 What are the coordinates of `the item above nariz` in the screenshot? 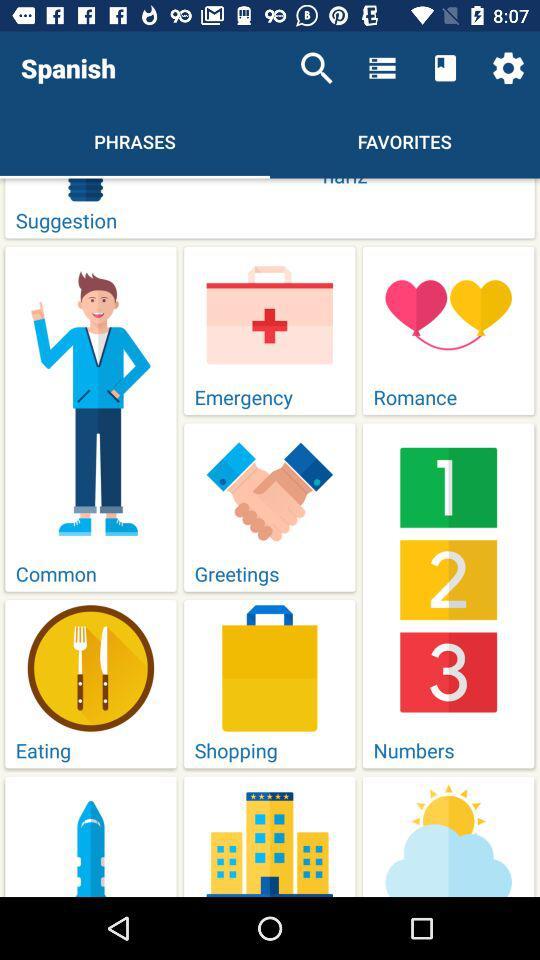 It's located at (316, 68).